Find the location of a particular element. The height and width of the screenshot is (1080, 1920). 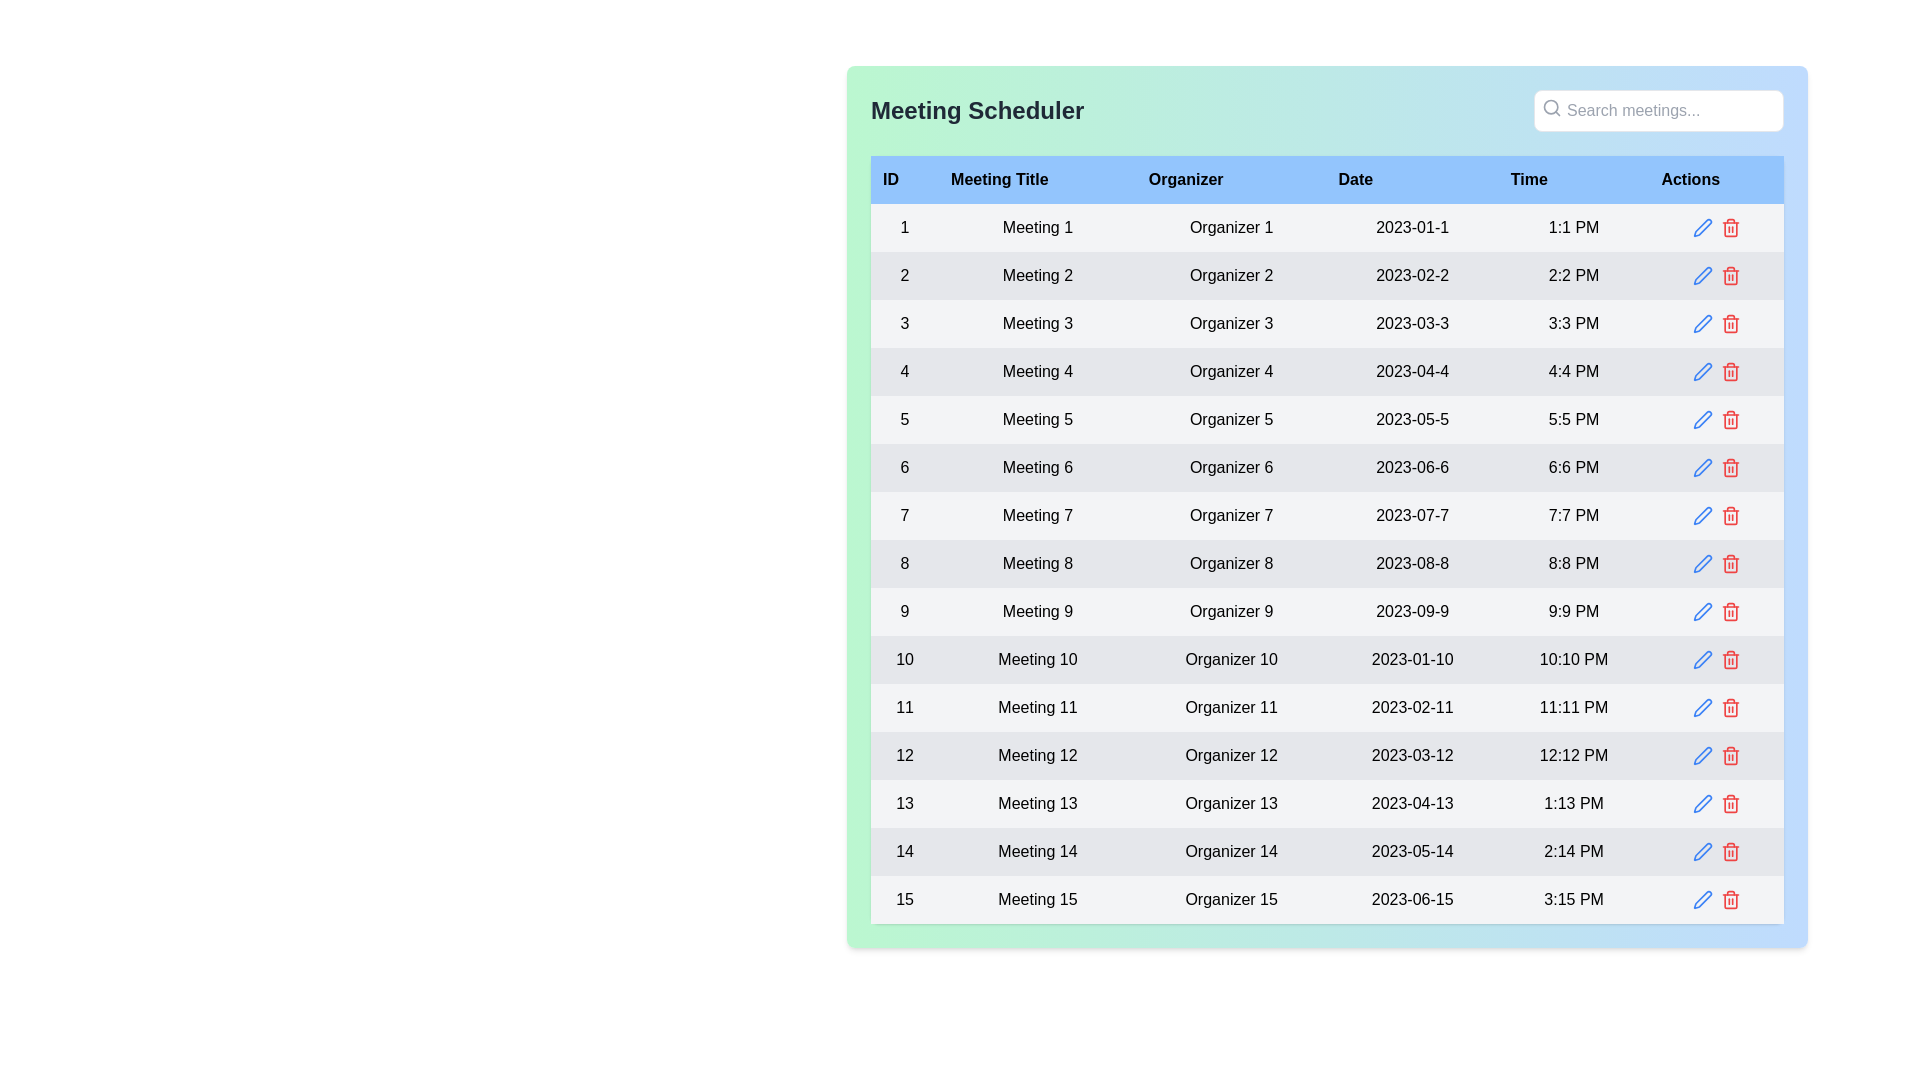

the trash bin icon located in the top-right corner of the Actions column in the meeting information table is located at coordinates (1729, 324).